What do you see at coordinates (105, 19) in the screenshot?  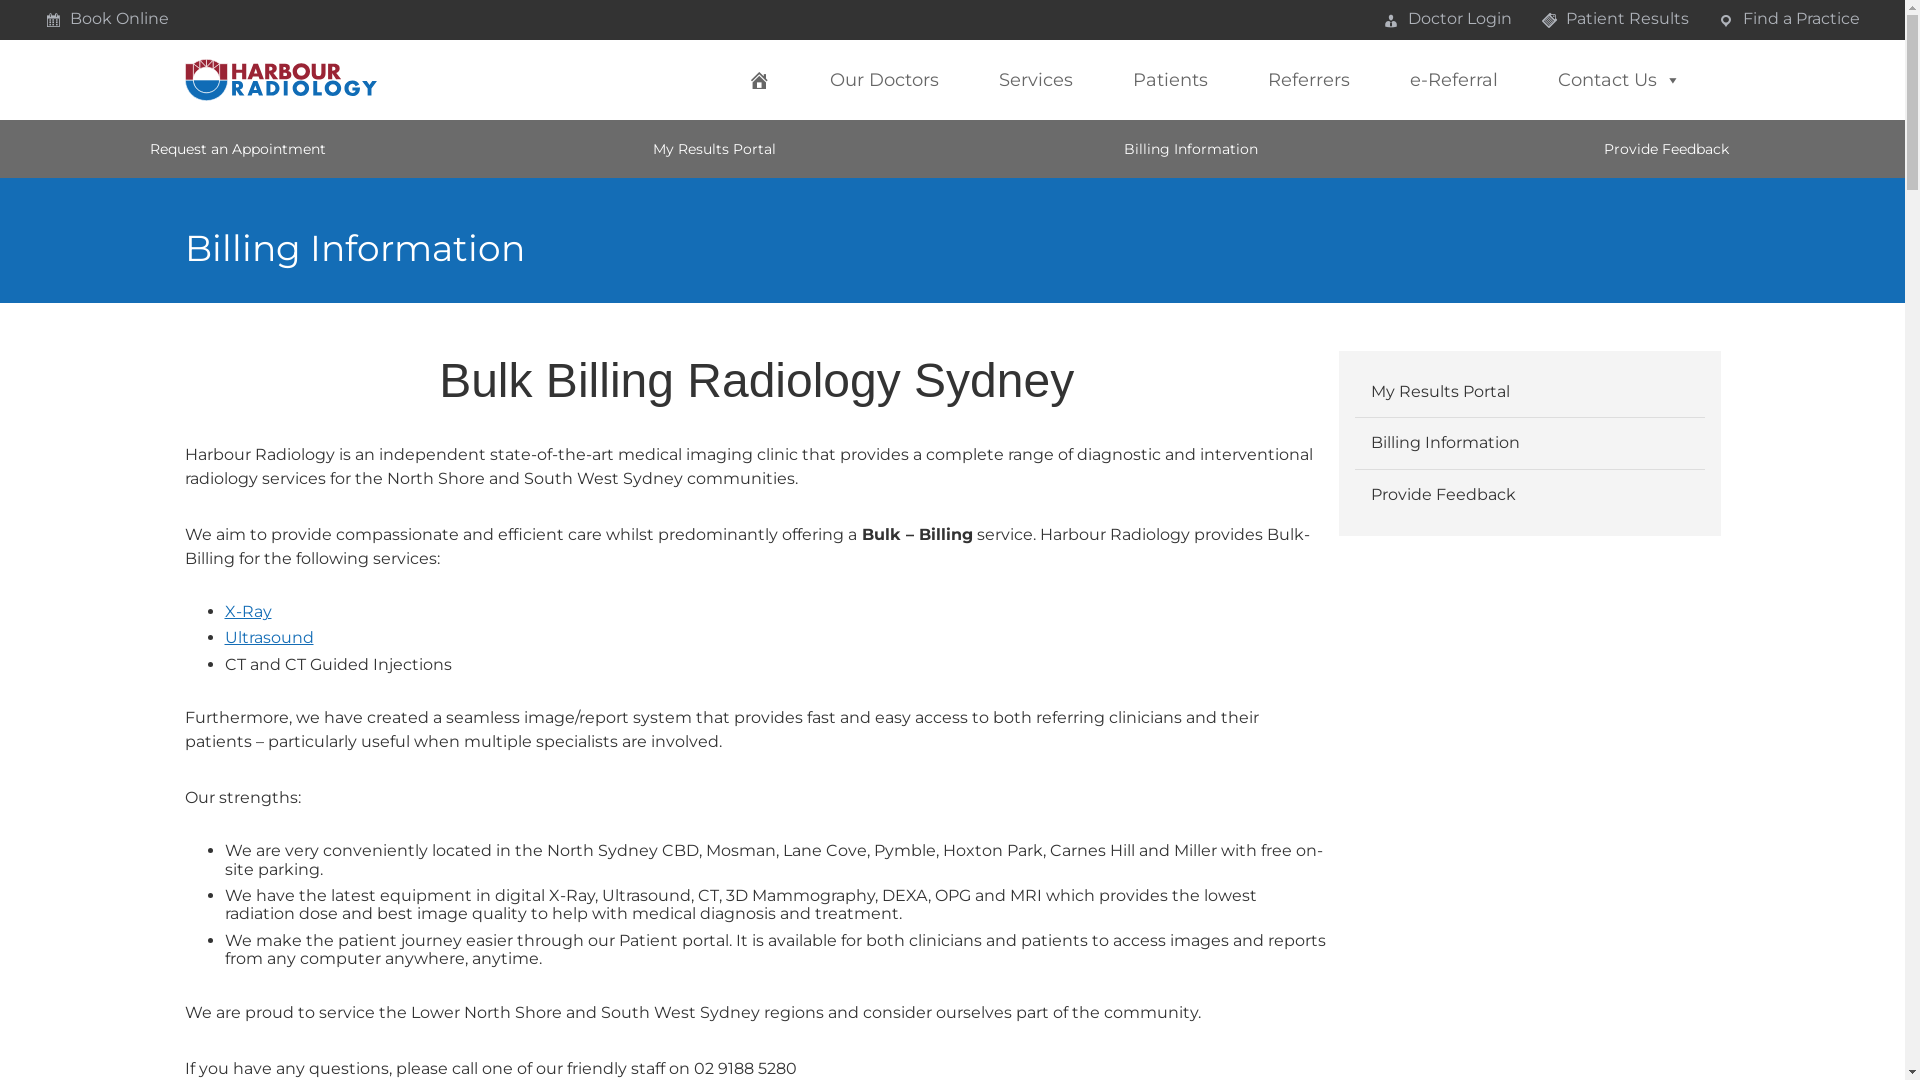 I see `'Book Online'` at bounding box center [105, 19].